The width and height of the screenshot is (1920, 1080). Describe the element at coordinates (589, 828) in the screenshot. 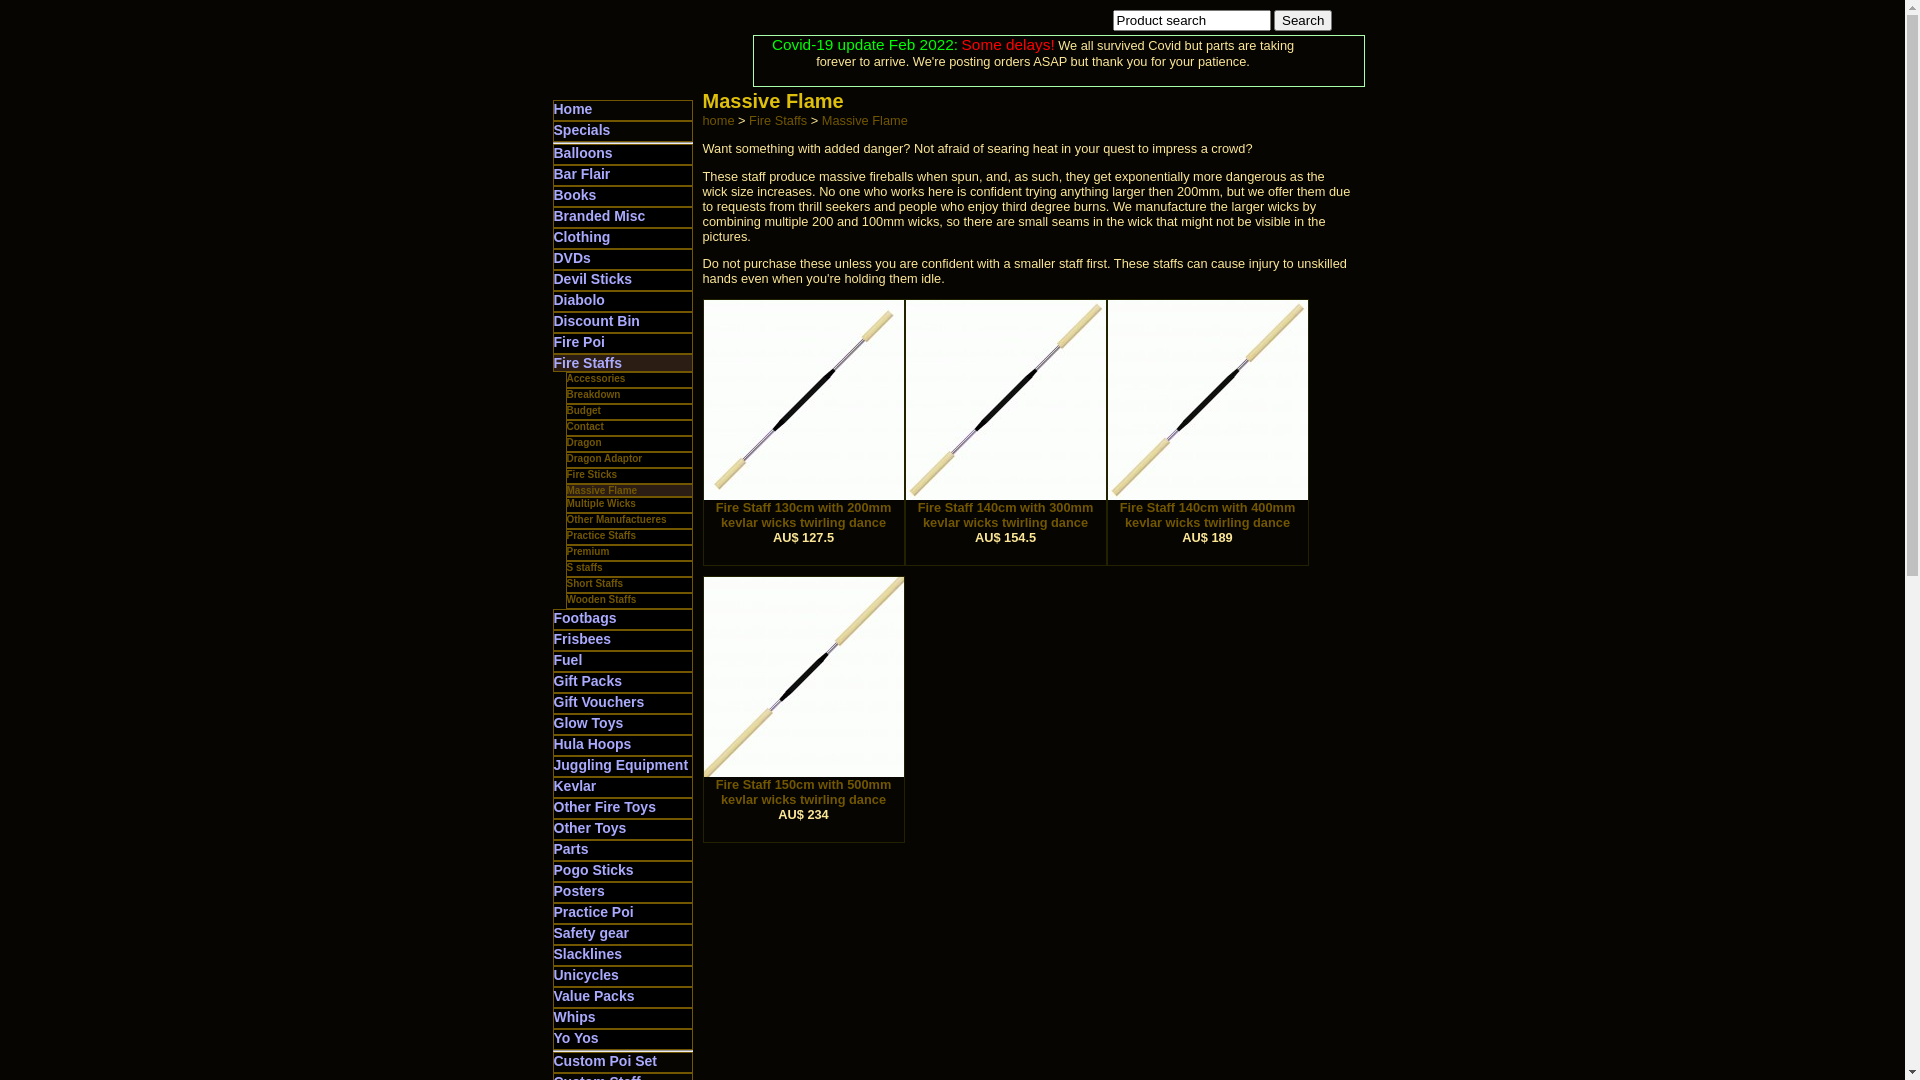

I see `'Other Toys'` at that location.